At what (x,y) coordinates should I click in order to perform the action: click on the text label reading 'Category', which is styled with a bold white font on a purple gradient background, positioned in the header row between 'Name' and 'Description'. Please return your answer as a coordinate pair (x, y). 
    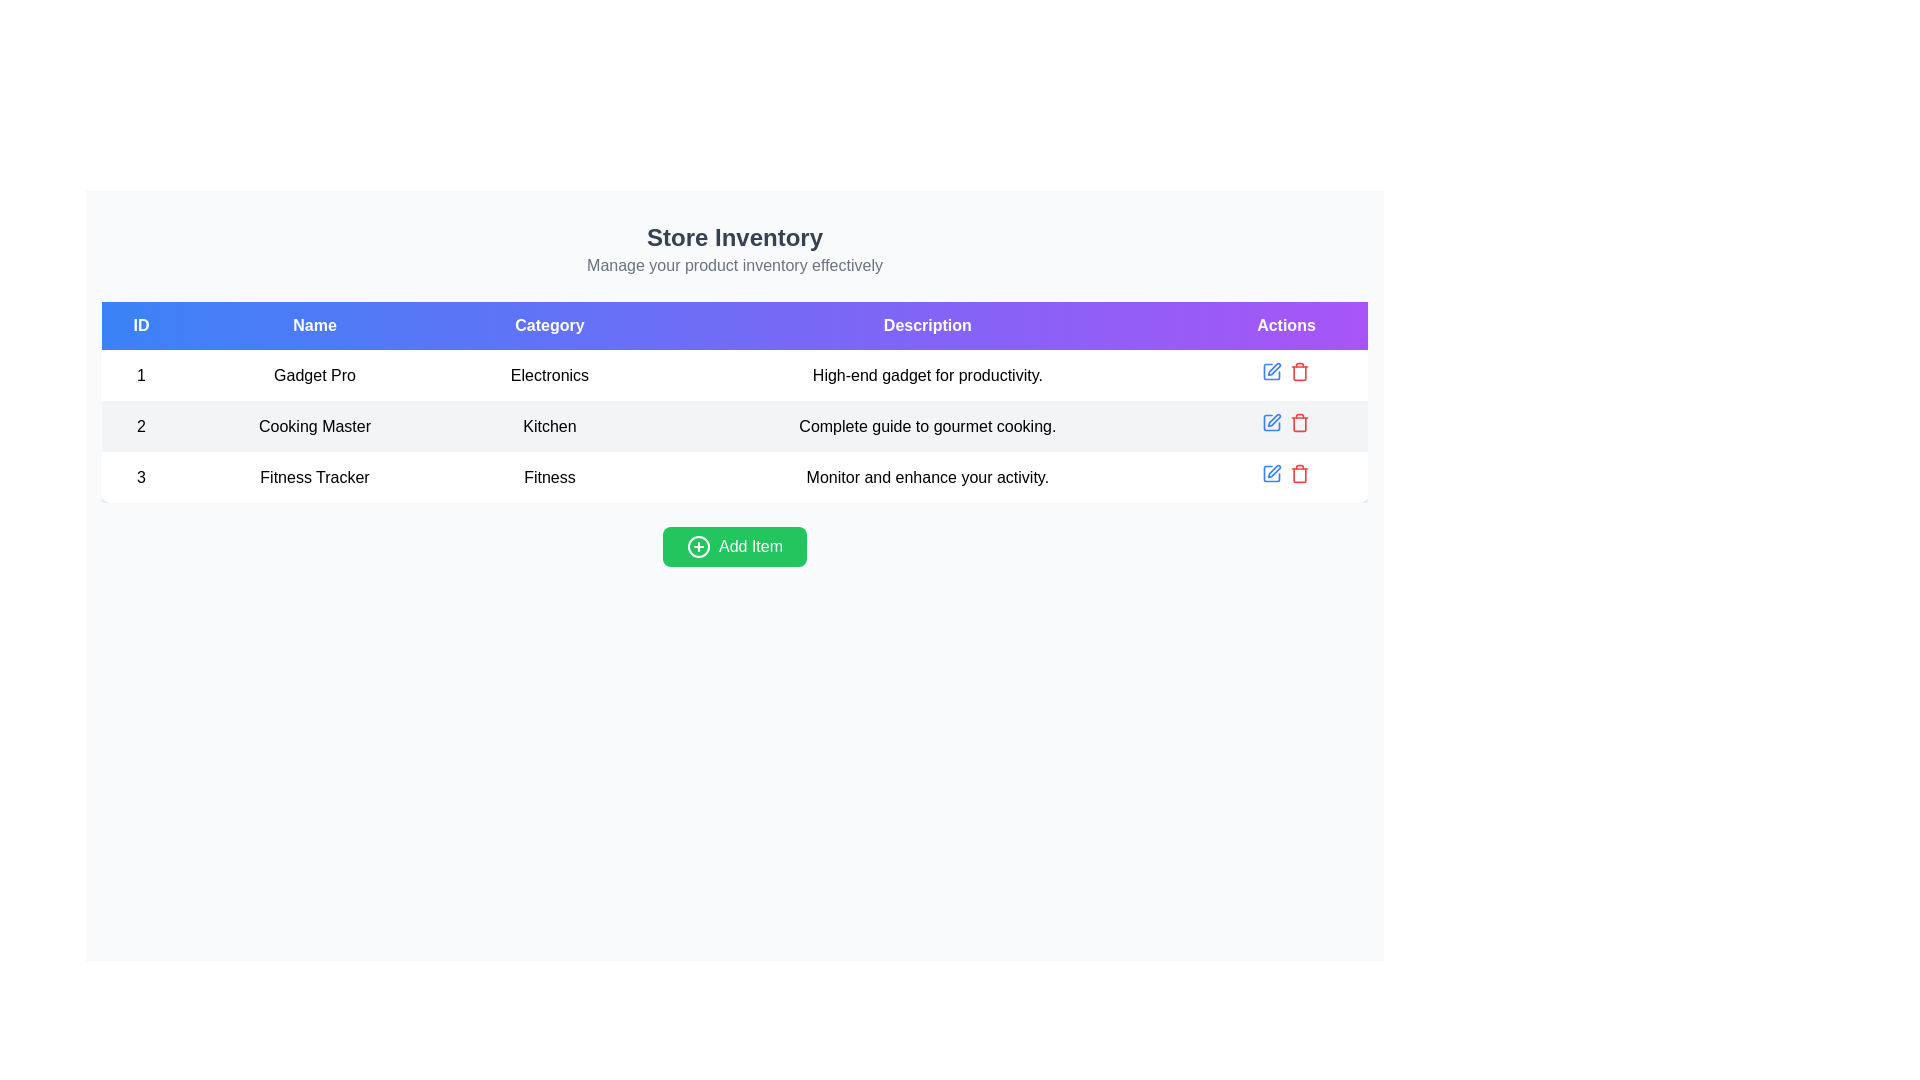
    Looking at the image, I should click on (549, 325).